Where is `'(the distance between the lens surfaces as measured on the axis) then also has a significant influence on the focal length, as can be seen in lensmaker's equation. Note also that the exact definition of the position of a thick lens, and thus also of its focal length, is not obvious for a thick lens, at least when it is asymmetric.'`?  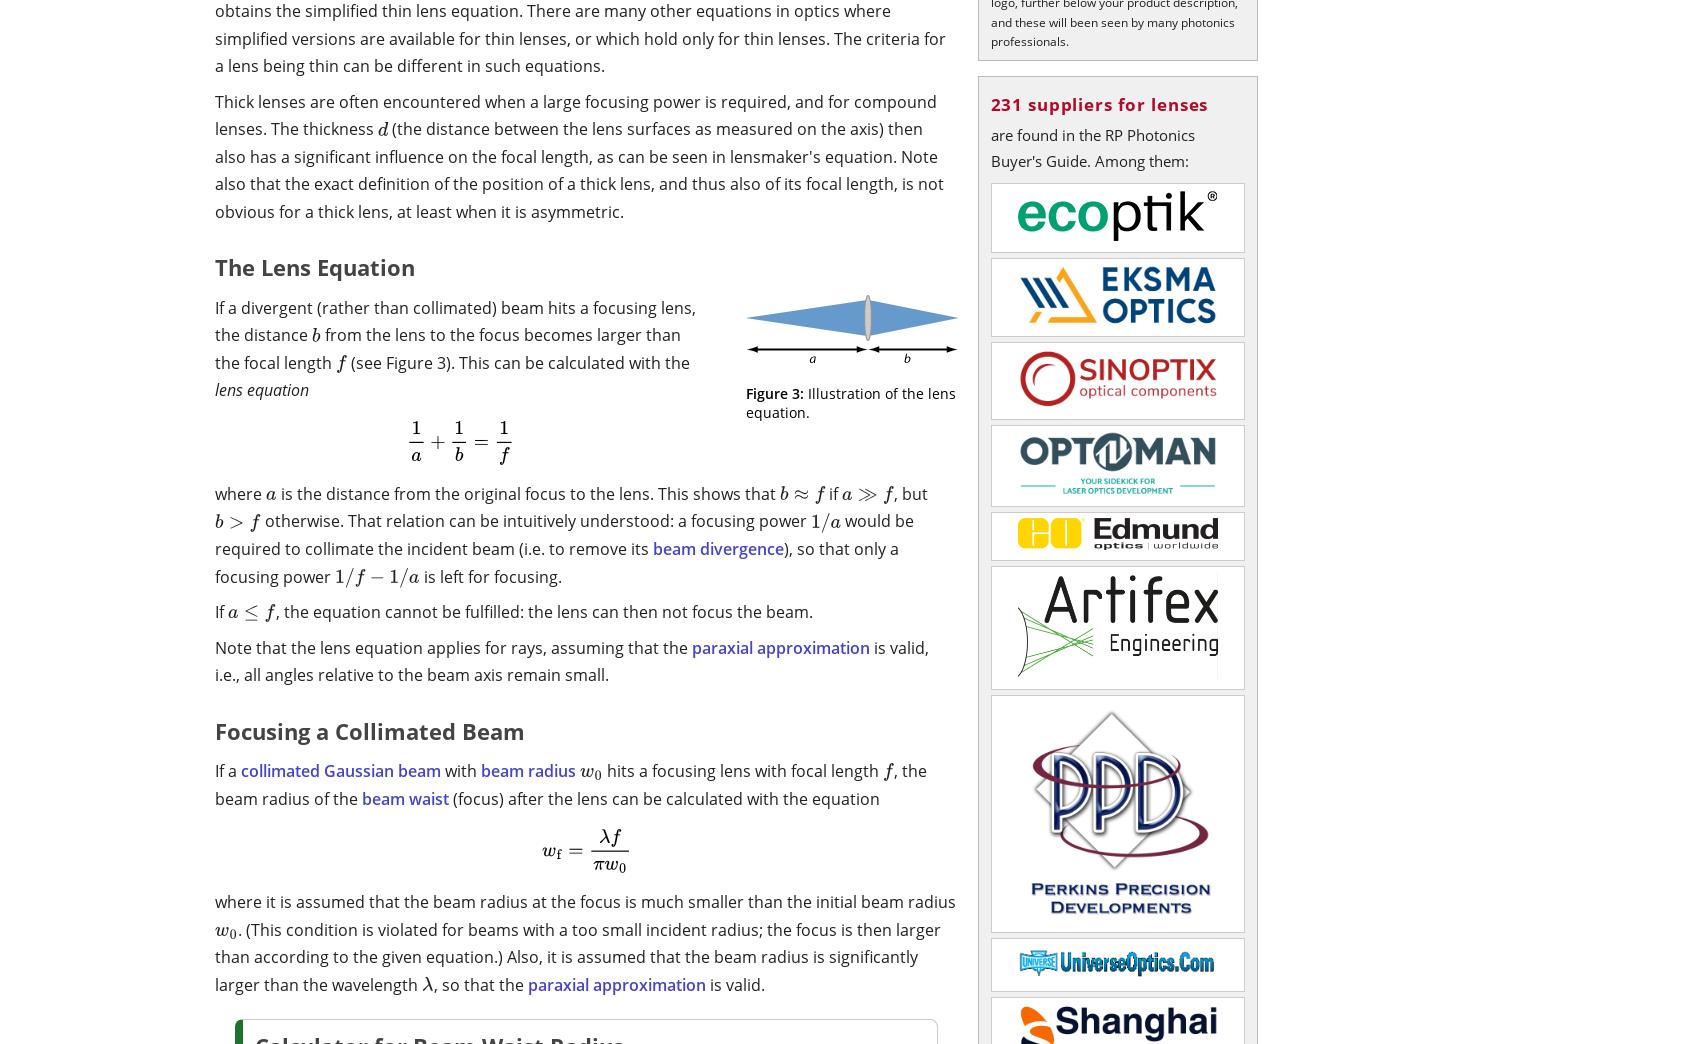
'(the distance between the lens surfaces as measured on the axis) then also has a significant influence on the focal length, as can be seen in lensmaker's equation. Note also that the exact definition of the position of a thick lens, and thus also of its focal length, is not obvious for a thick lens, at least when it is asymmetric.' is located at coordinates (213, 168).